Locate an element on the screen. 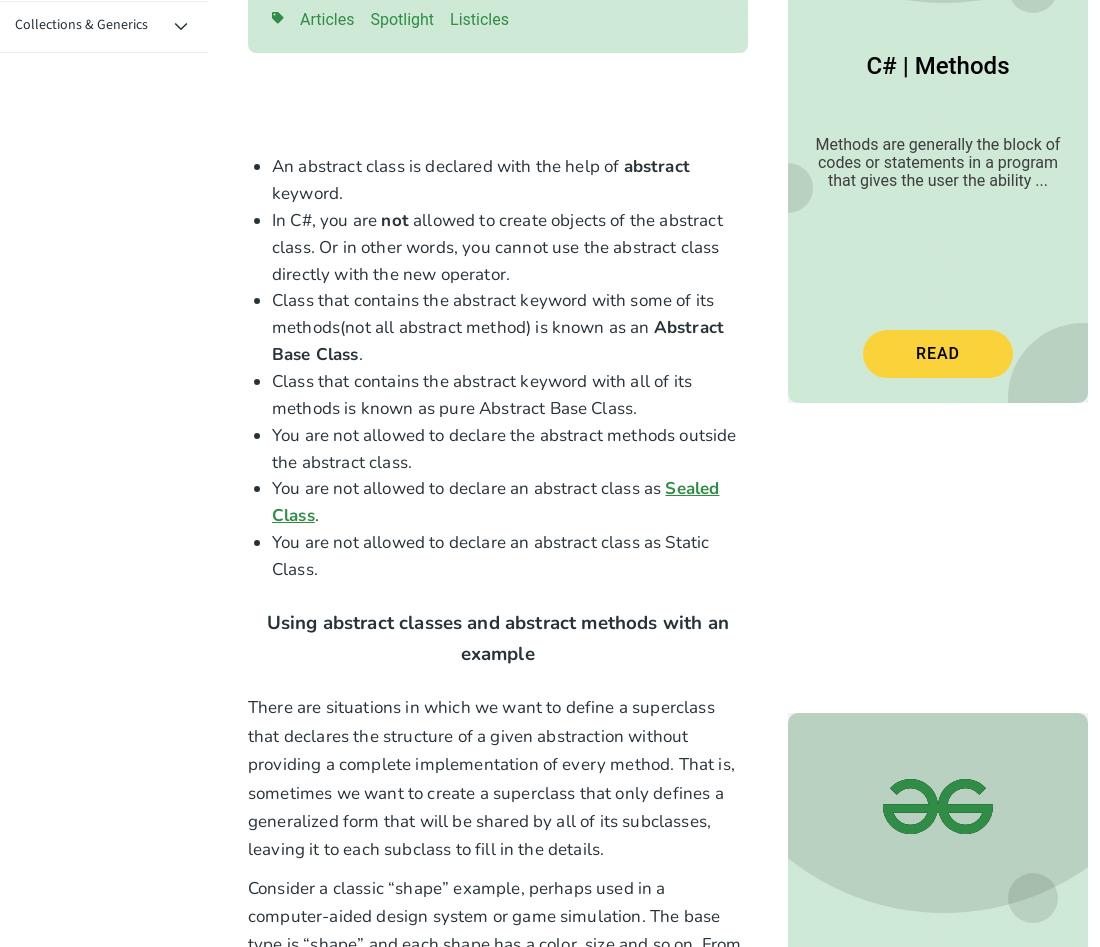  'Sealed Class' is located at coordinates (495, 501).